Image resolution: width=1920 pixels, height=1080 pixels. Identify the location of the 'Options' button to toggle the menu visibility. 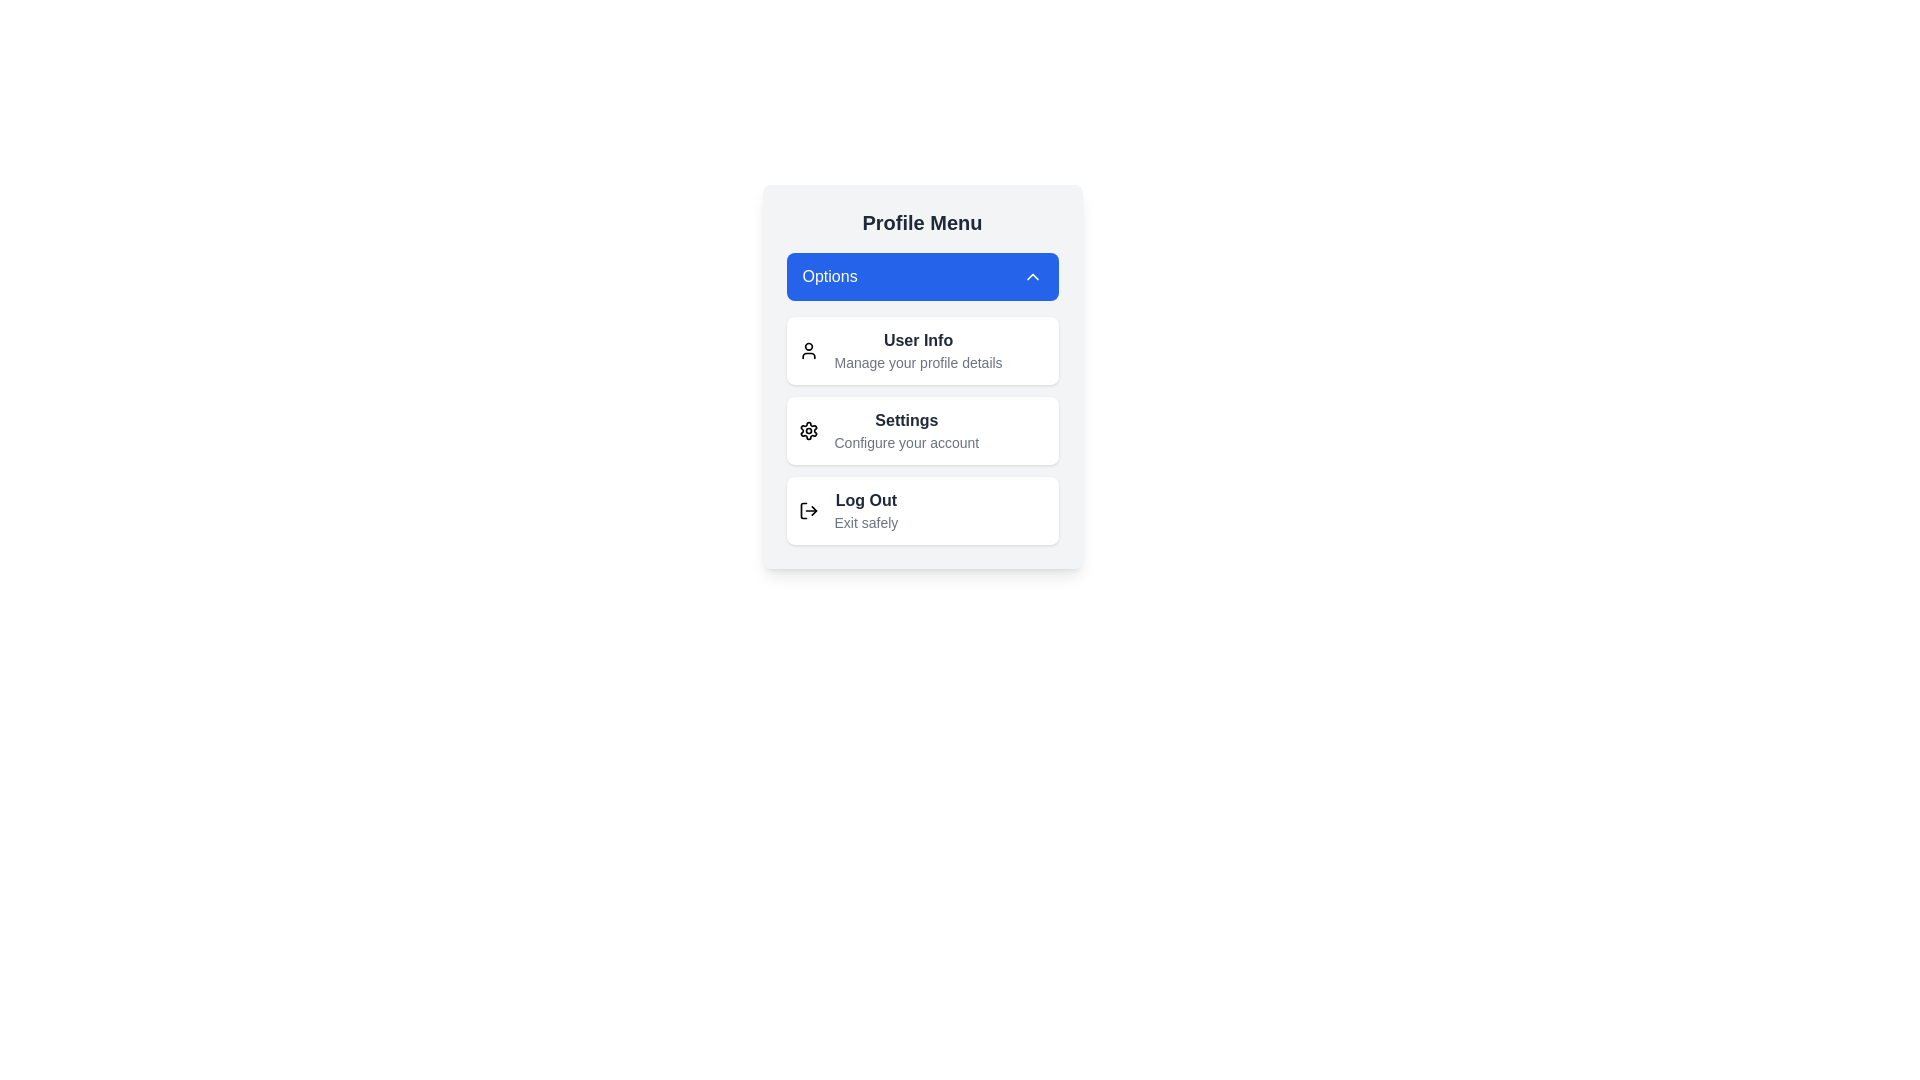
(921, 277).